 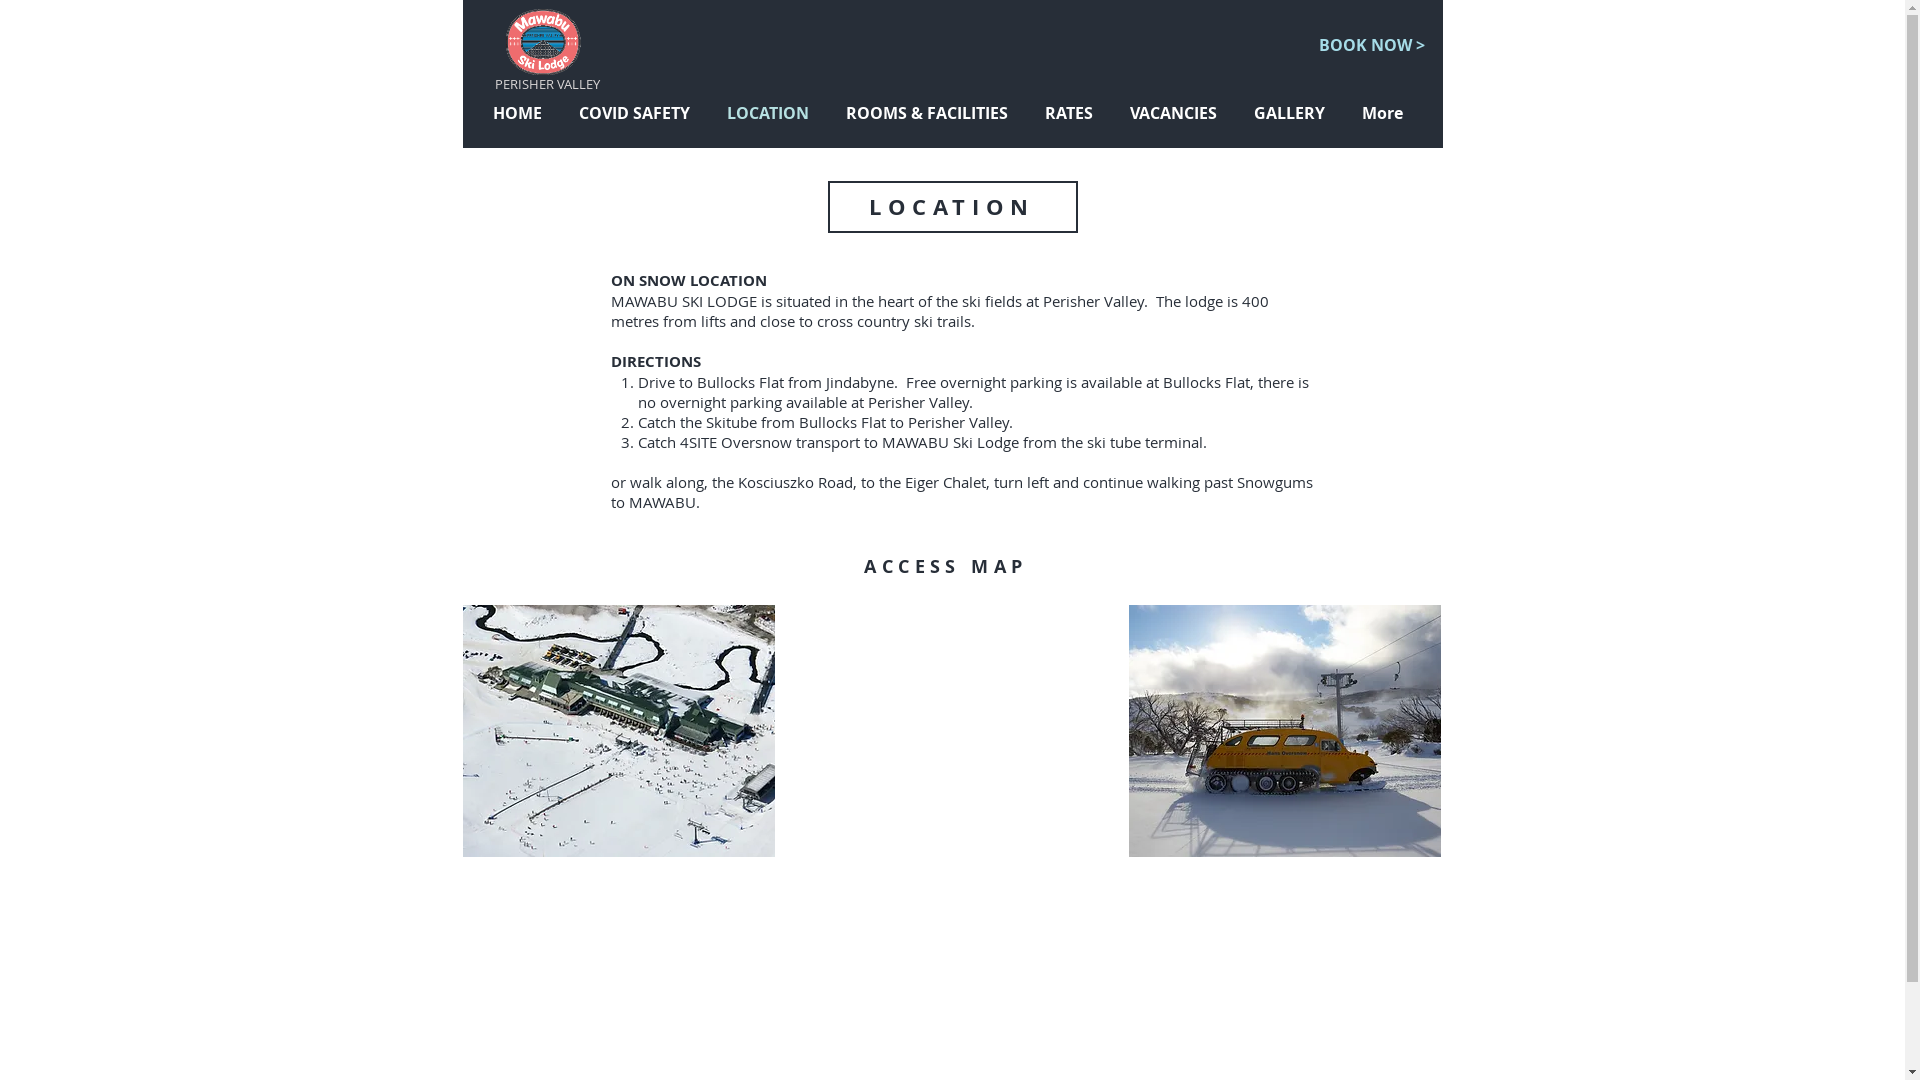 What do you see at coordinates (1176, 113) in the screenshot?
I see `'VACANCIES'` at bounding box center [1176, 113].